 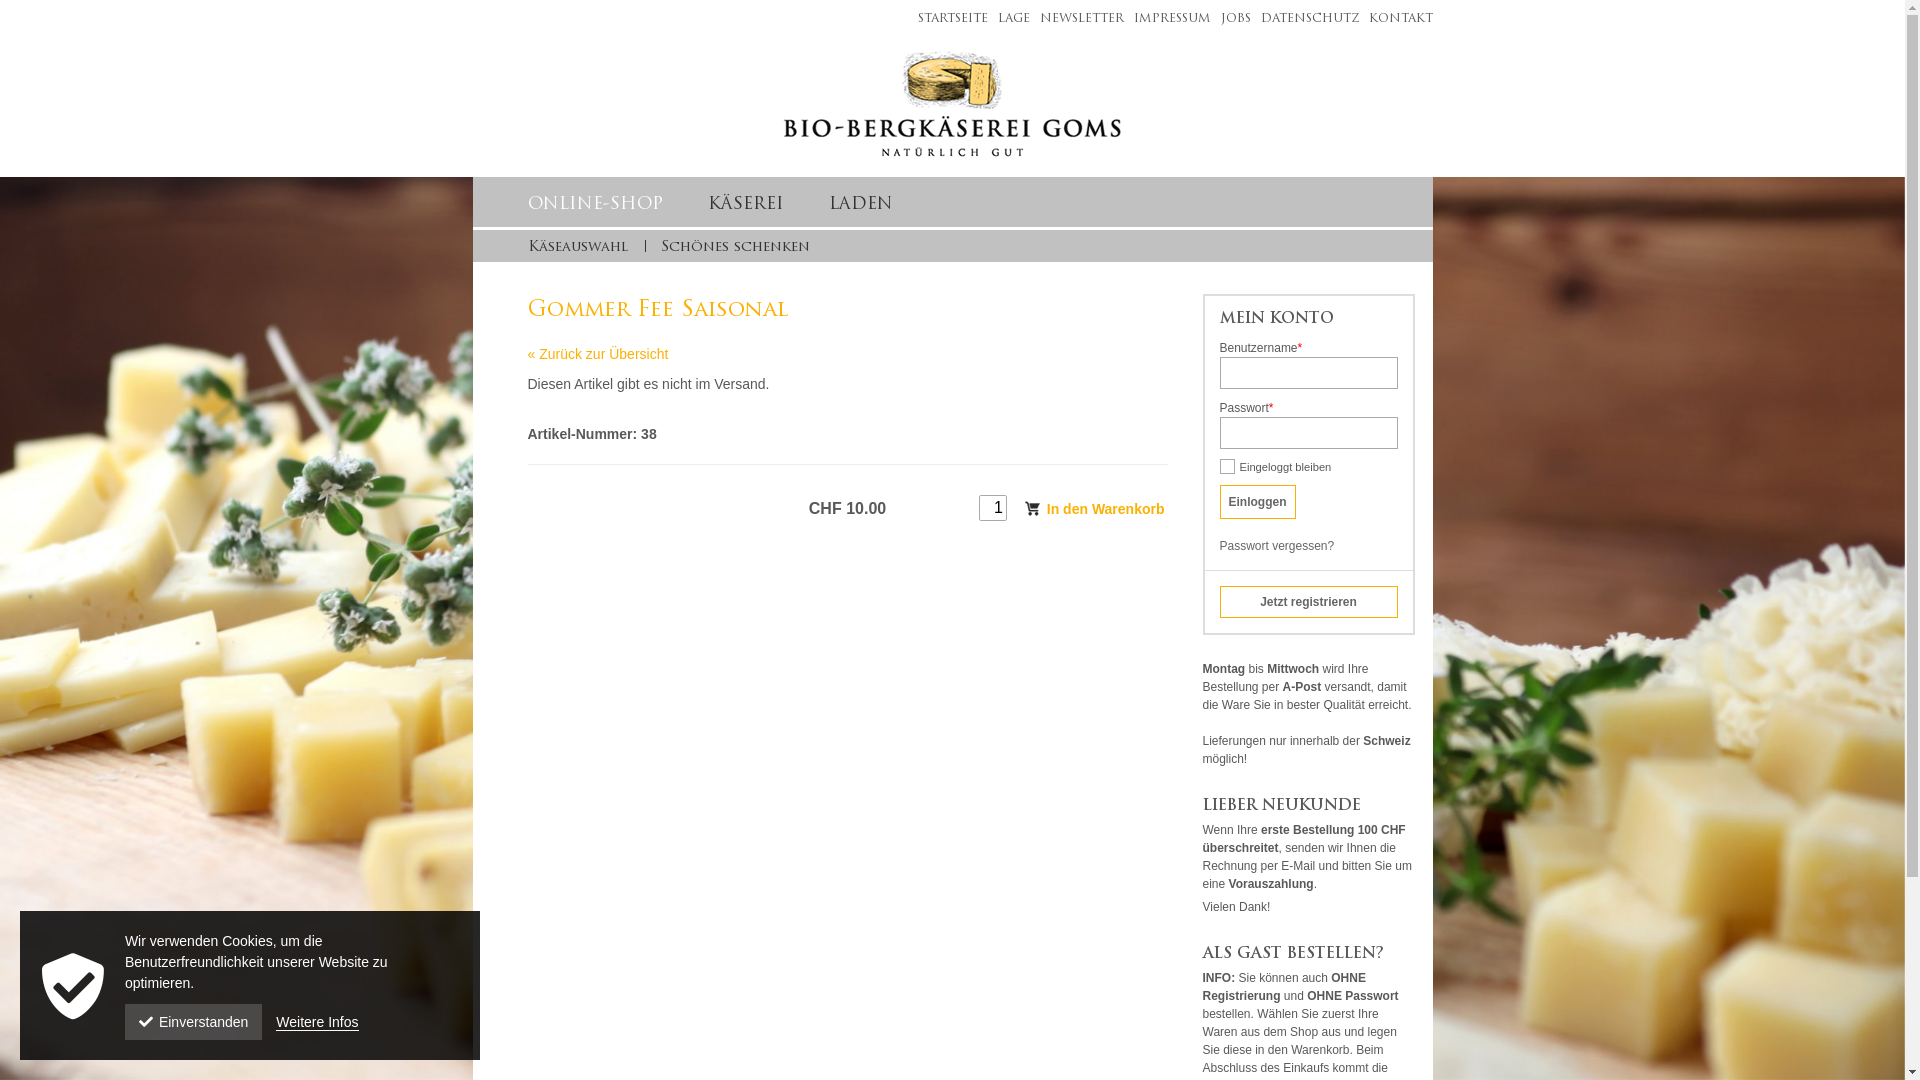 I want to click on 'Einverstanden', so click(x=193, y=1022).